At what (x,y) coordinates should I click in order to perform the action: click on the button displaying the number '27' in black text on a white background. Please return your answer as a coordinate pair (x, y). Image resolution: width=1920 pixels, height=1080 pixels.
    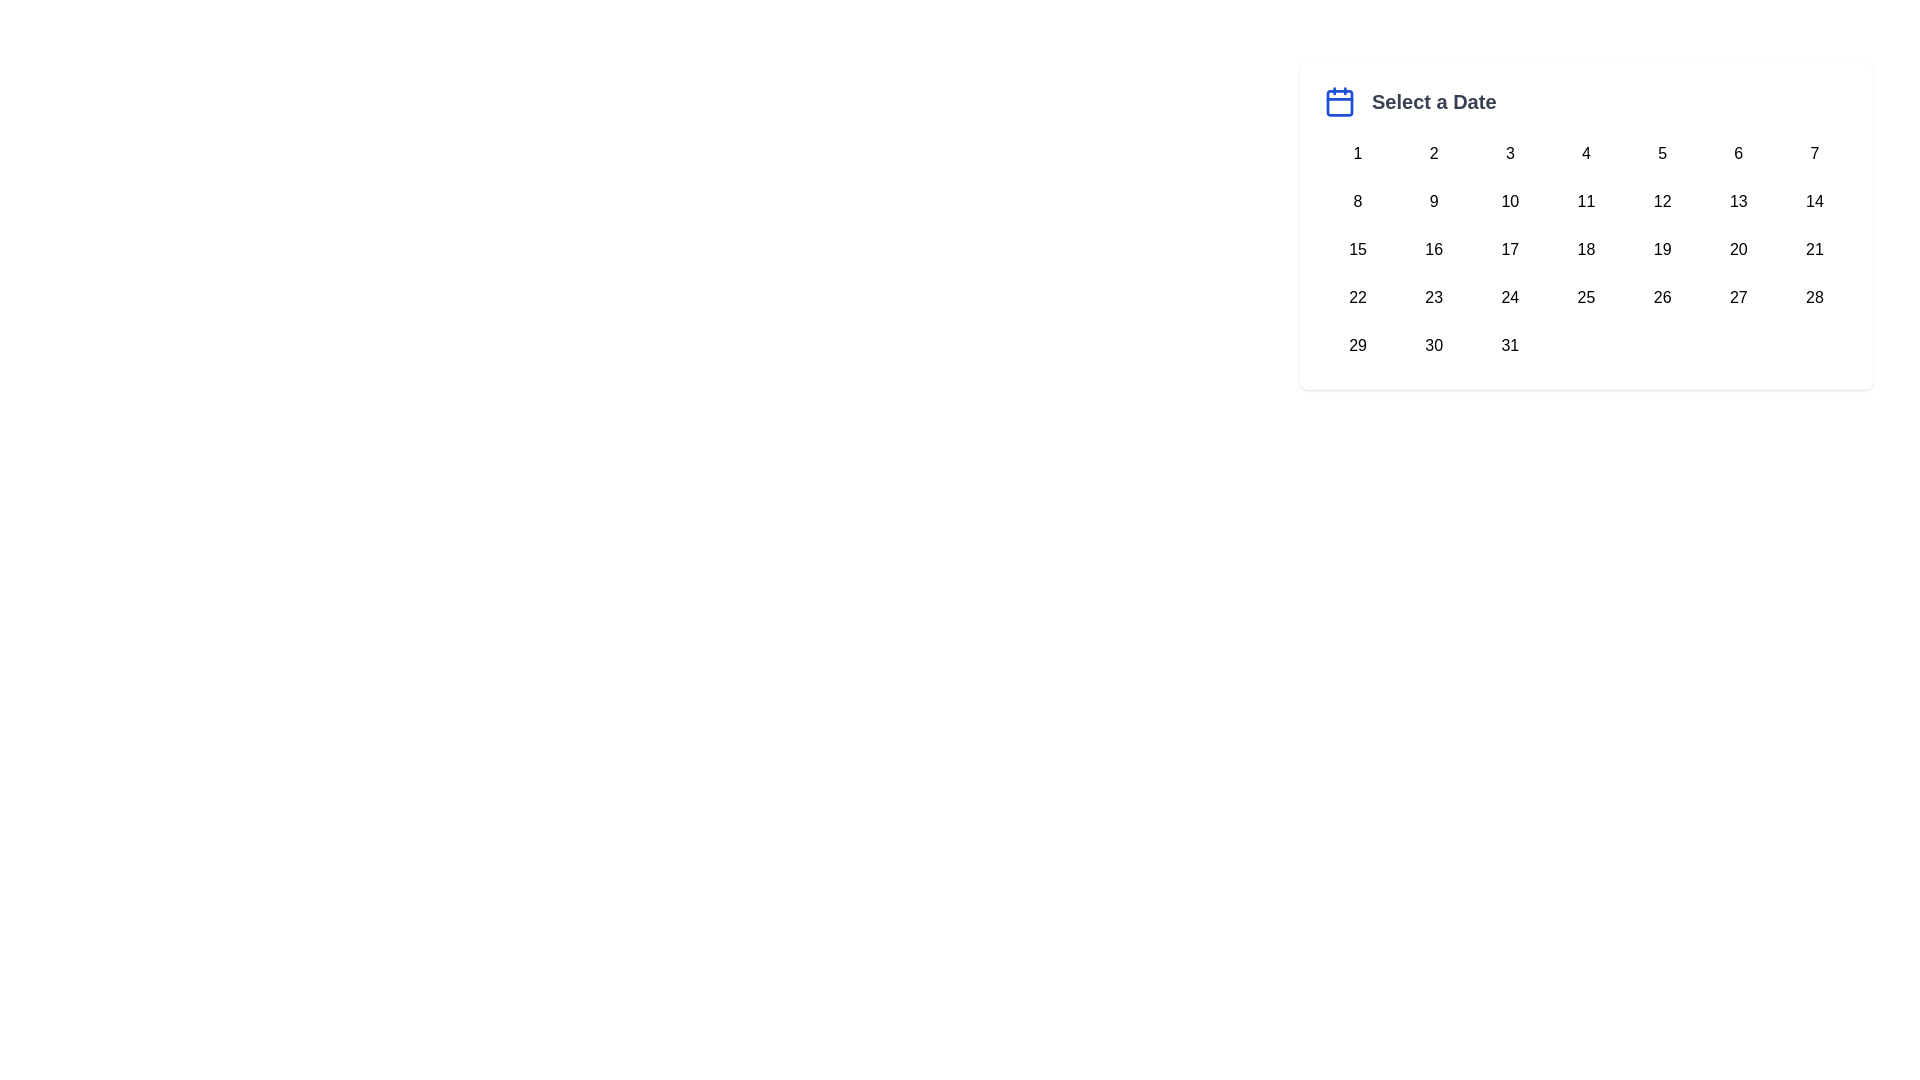
    Looking at the image, I should click on (1737, 297).